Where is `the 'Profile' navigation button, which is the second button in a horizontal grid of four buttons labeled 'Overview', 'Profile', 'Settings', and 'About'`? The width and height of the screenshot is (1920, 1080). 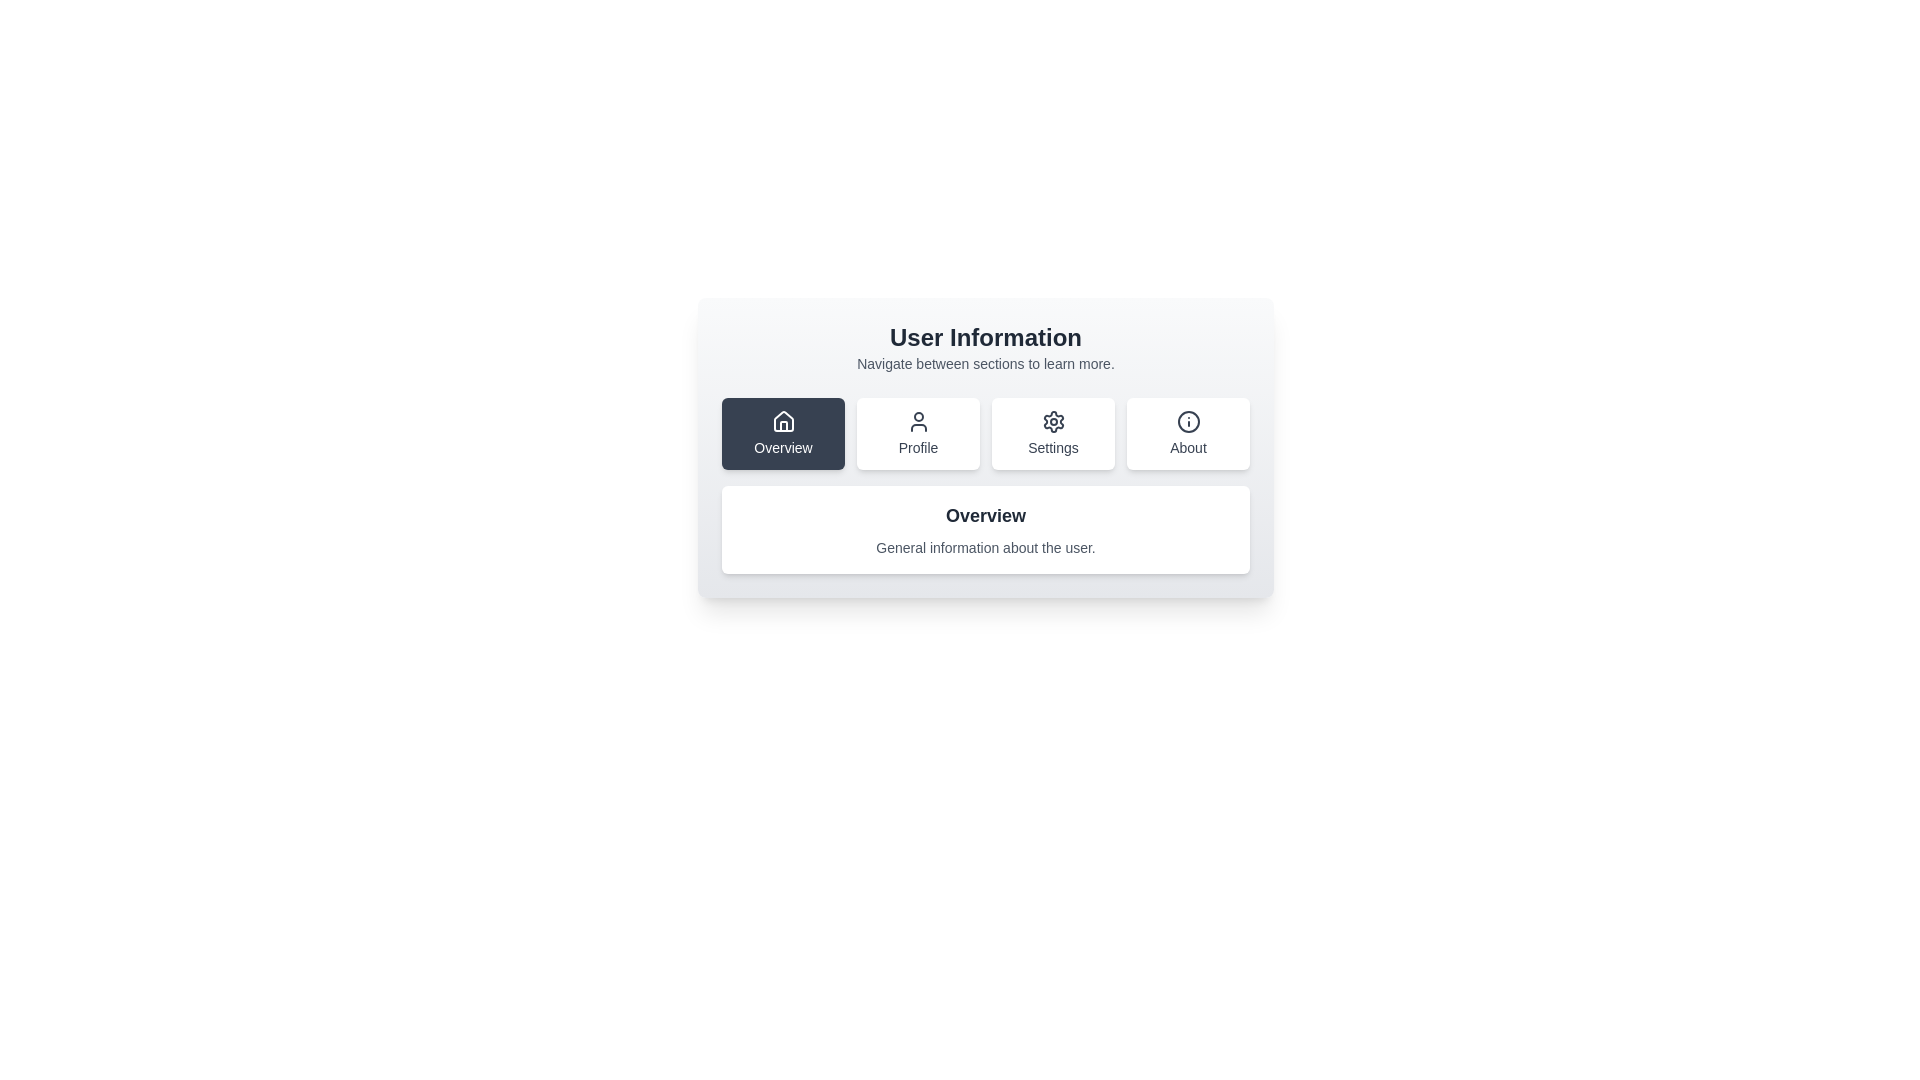 the 'Profile' navigation button, which is the second button in a horizontal grid of four buttons labeled 'Overview', 'Profile', 'Settings', and 'About' is located at coordinates (917, 433).